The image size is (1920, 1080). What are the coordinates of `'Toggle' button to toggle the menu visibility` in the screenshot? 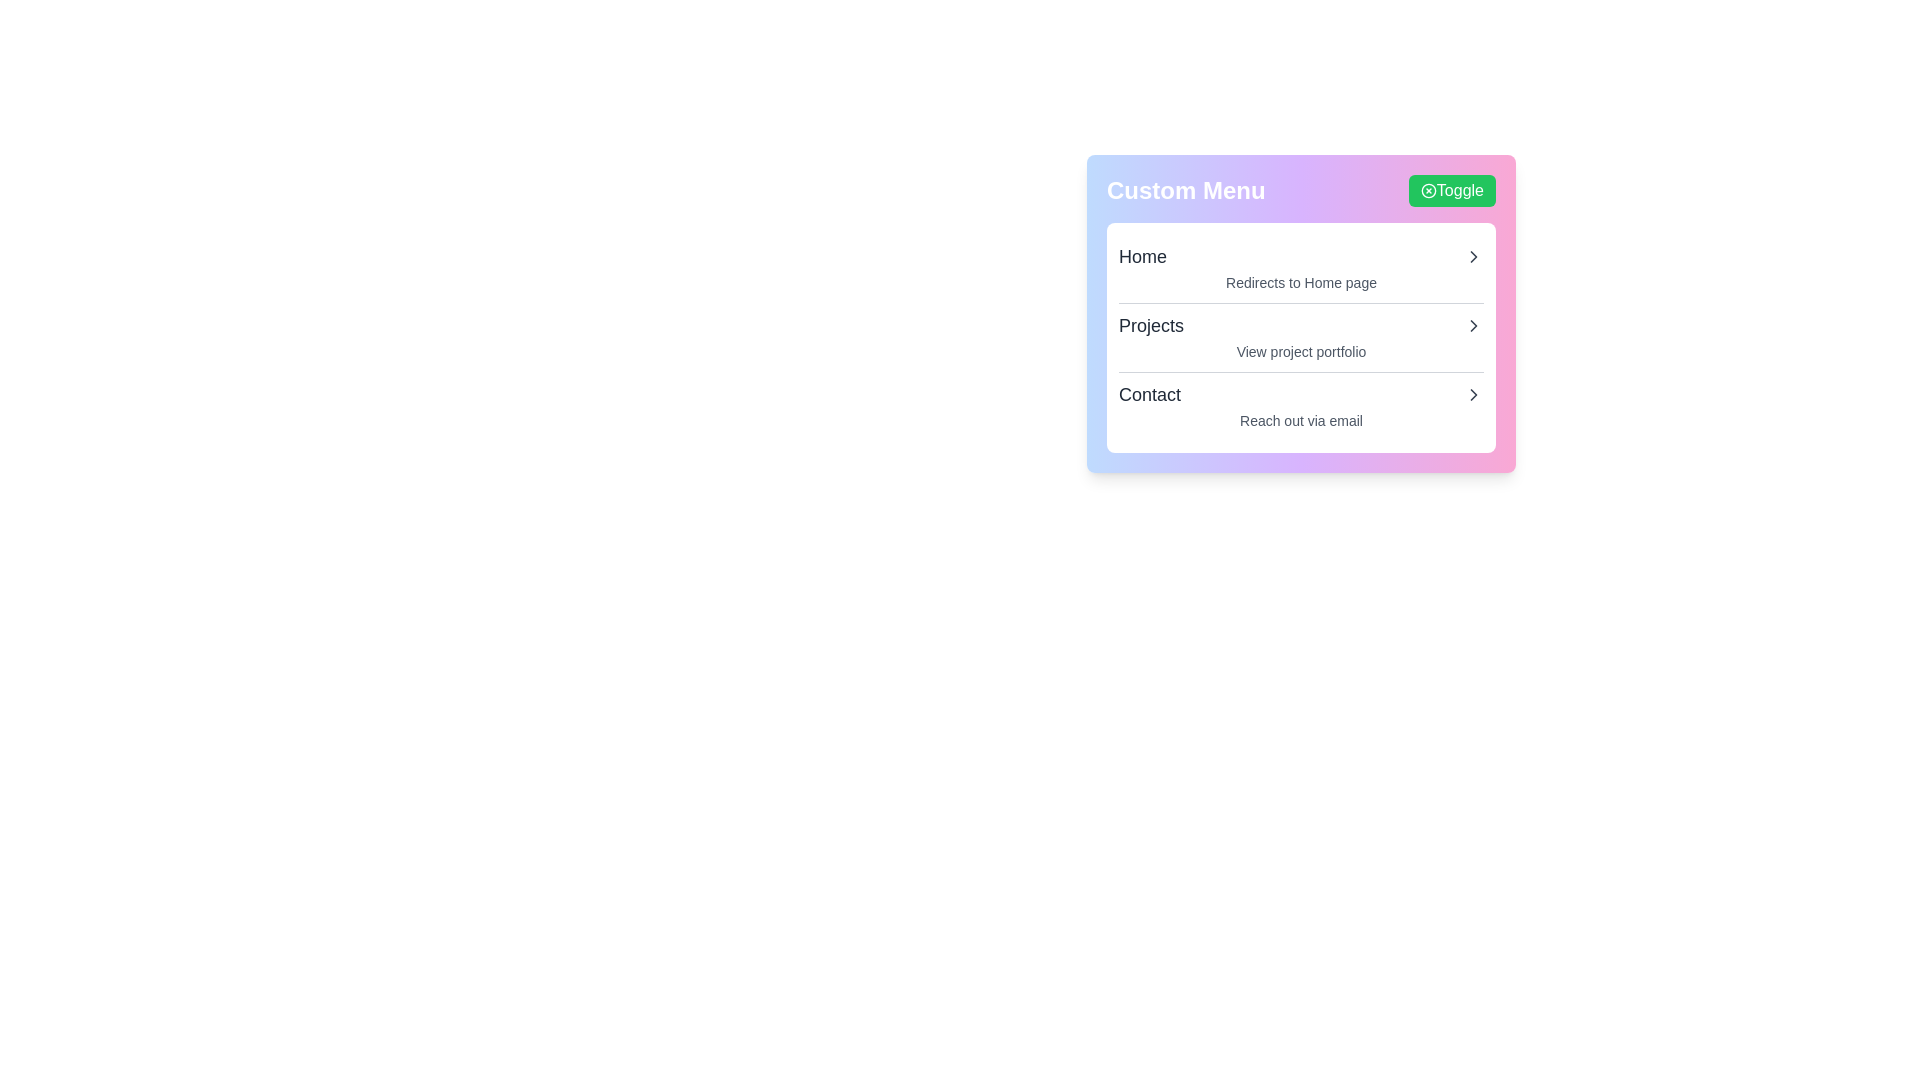 It's located at (1451, 191).